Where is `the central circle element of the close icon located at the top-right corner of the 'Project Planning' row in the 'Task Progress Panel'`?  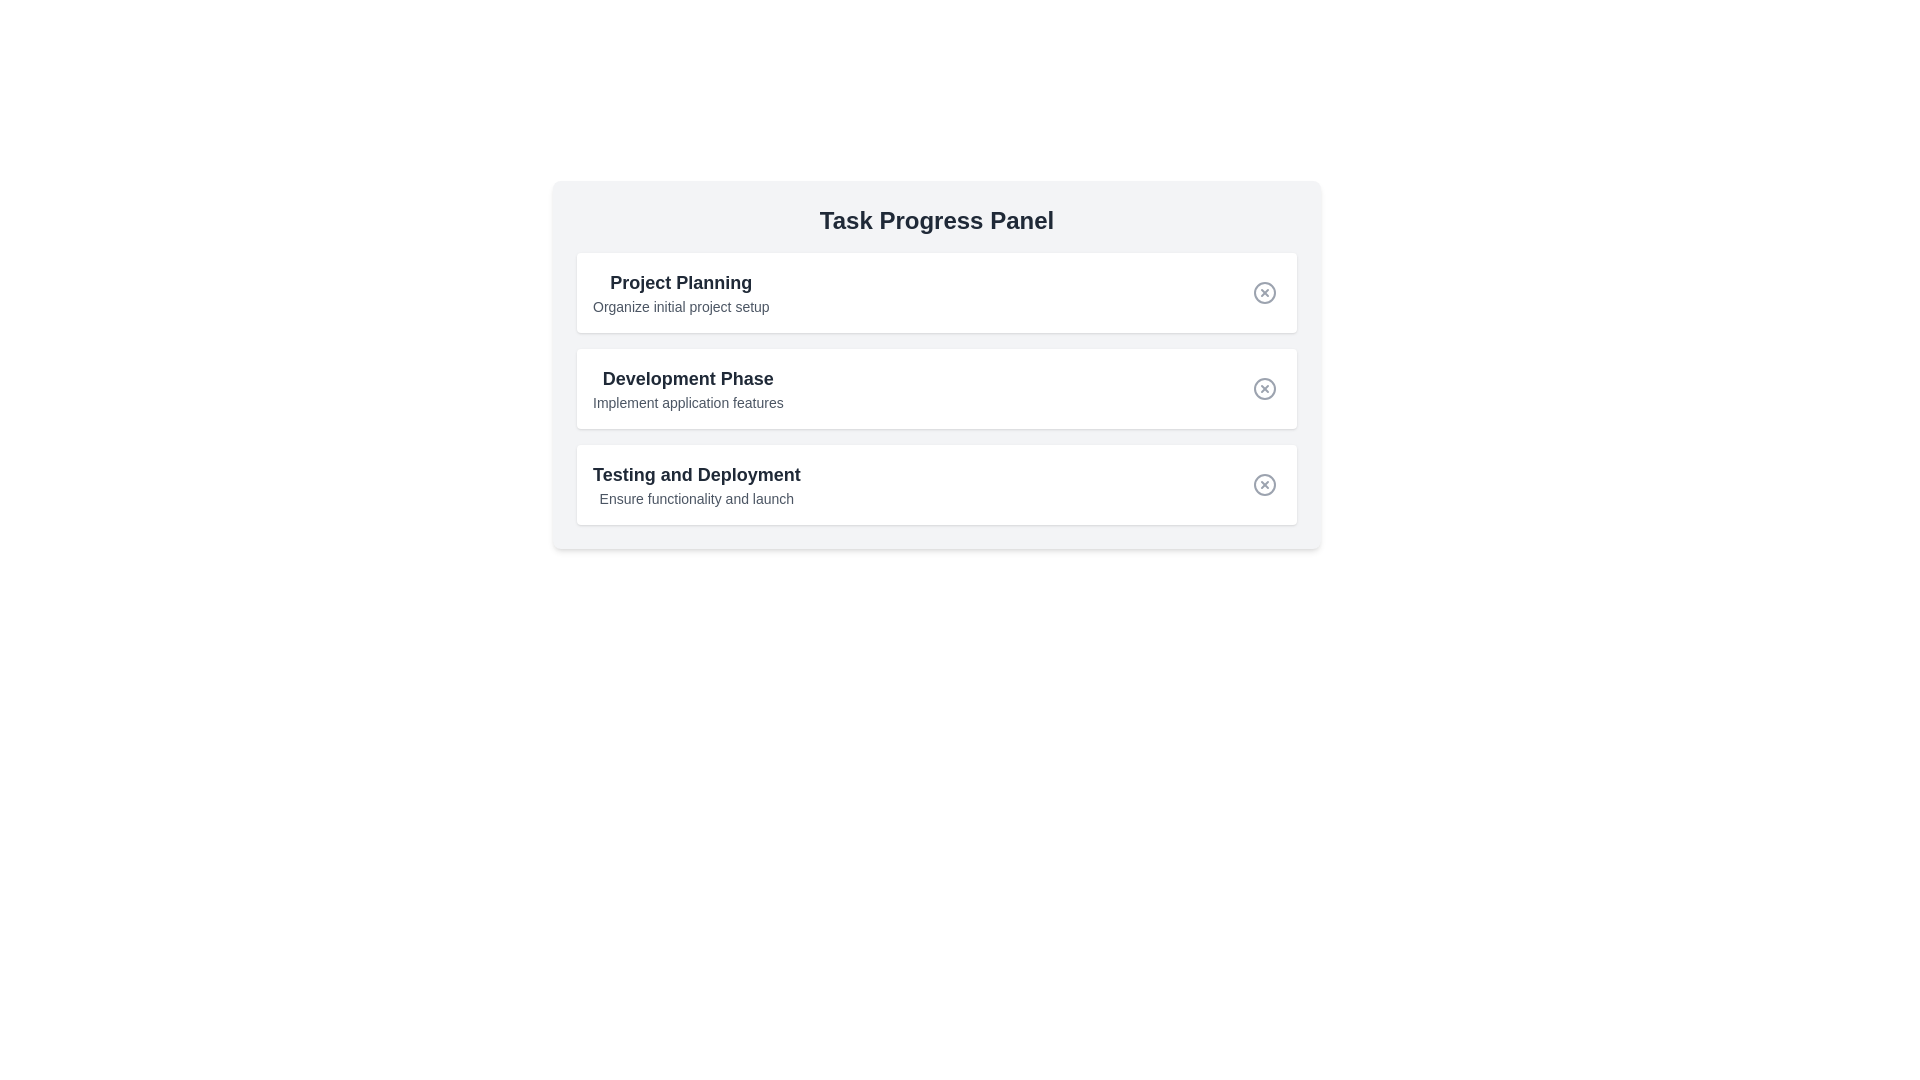 the central circle element of the close icon located at the top-right corner of the 'Project Planning' row in the 'Task Progress Panel' is located at coordinates (1264, 293).